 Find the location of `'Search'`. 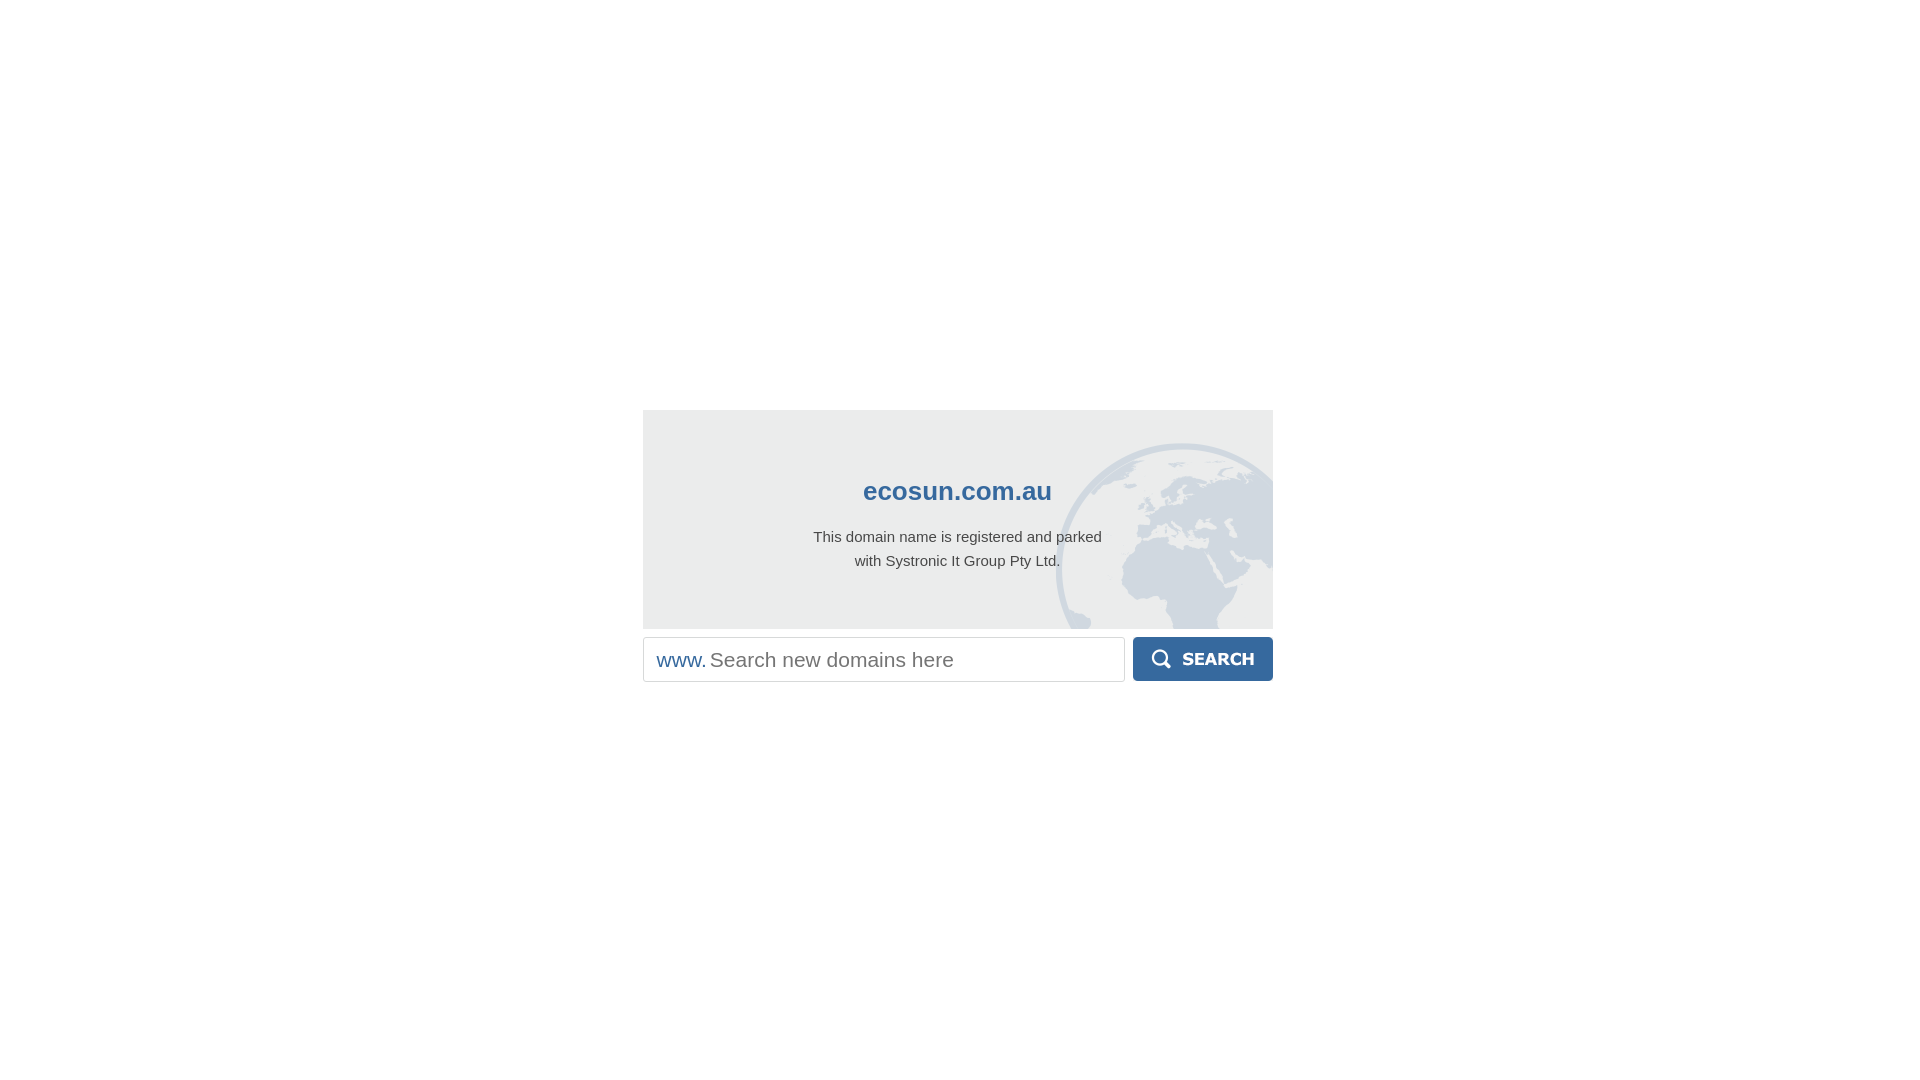

'Search' is located at coordinates (1202, 659).